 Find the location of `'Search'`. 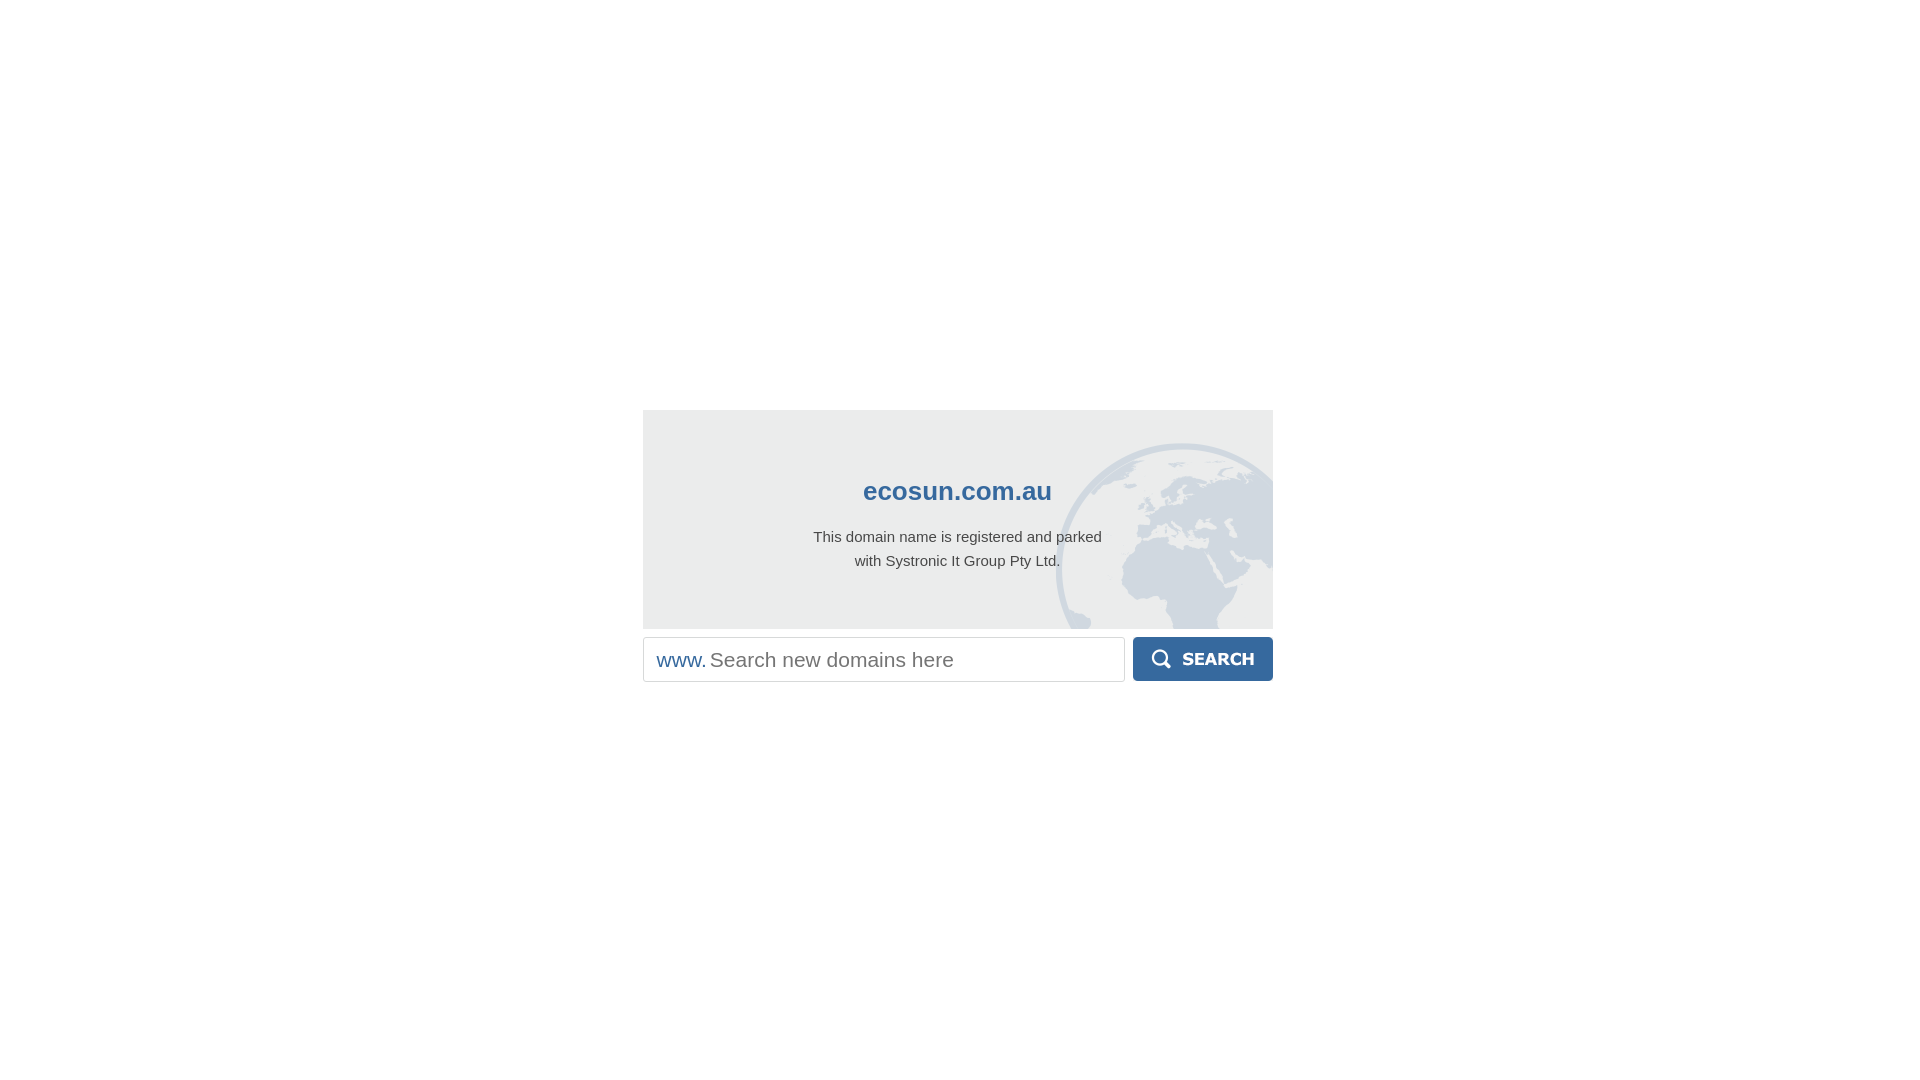

'Search' is located at coordinates (1202, 659).